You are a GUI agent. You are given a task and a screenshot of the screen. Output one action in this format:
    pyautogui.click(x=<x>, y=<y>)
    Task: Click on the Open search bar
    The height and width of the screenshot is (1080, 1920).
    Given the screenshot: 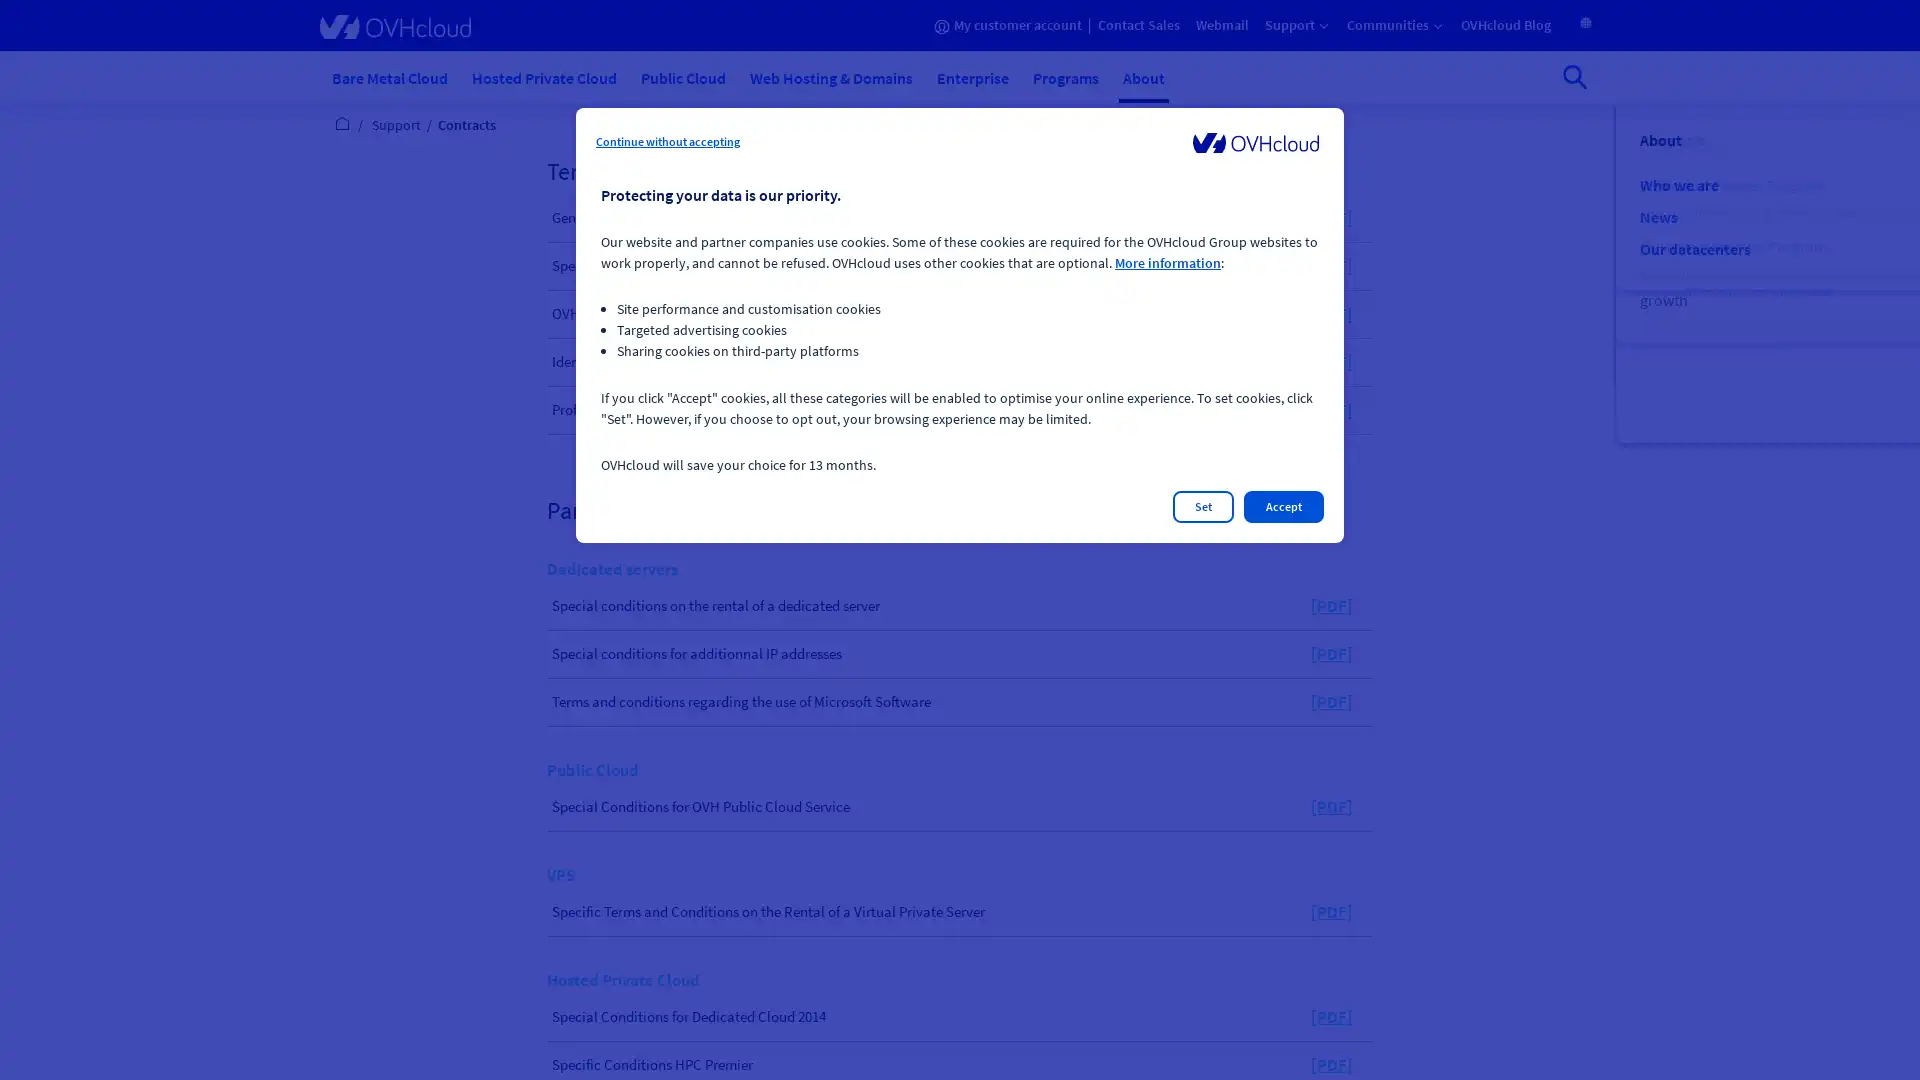 What is the action you would take?
    pyautogui.click(x=1573, y=76)
    